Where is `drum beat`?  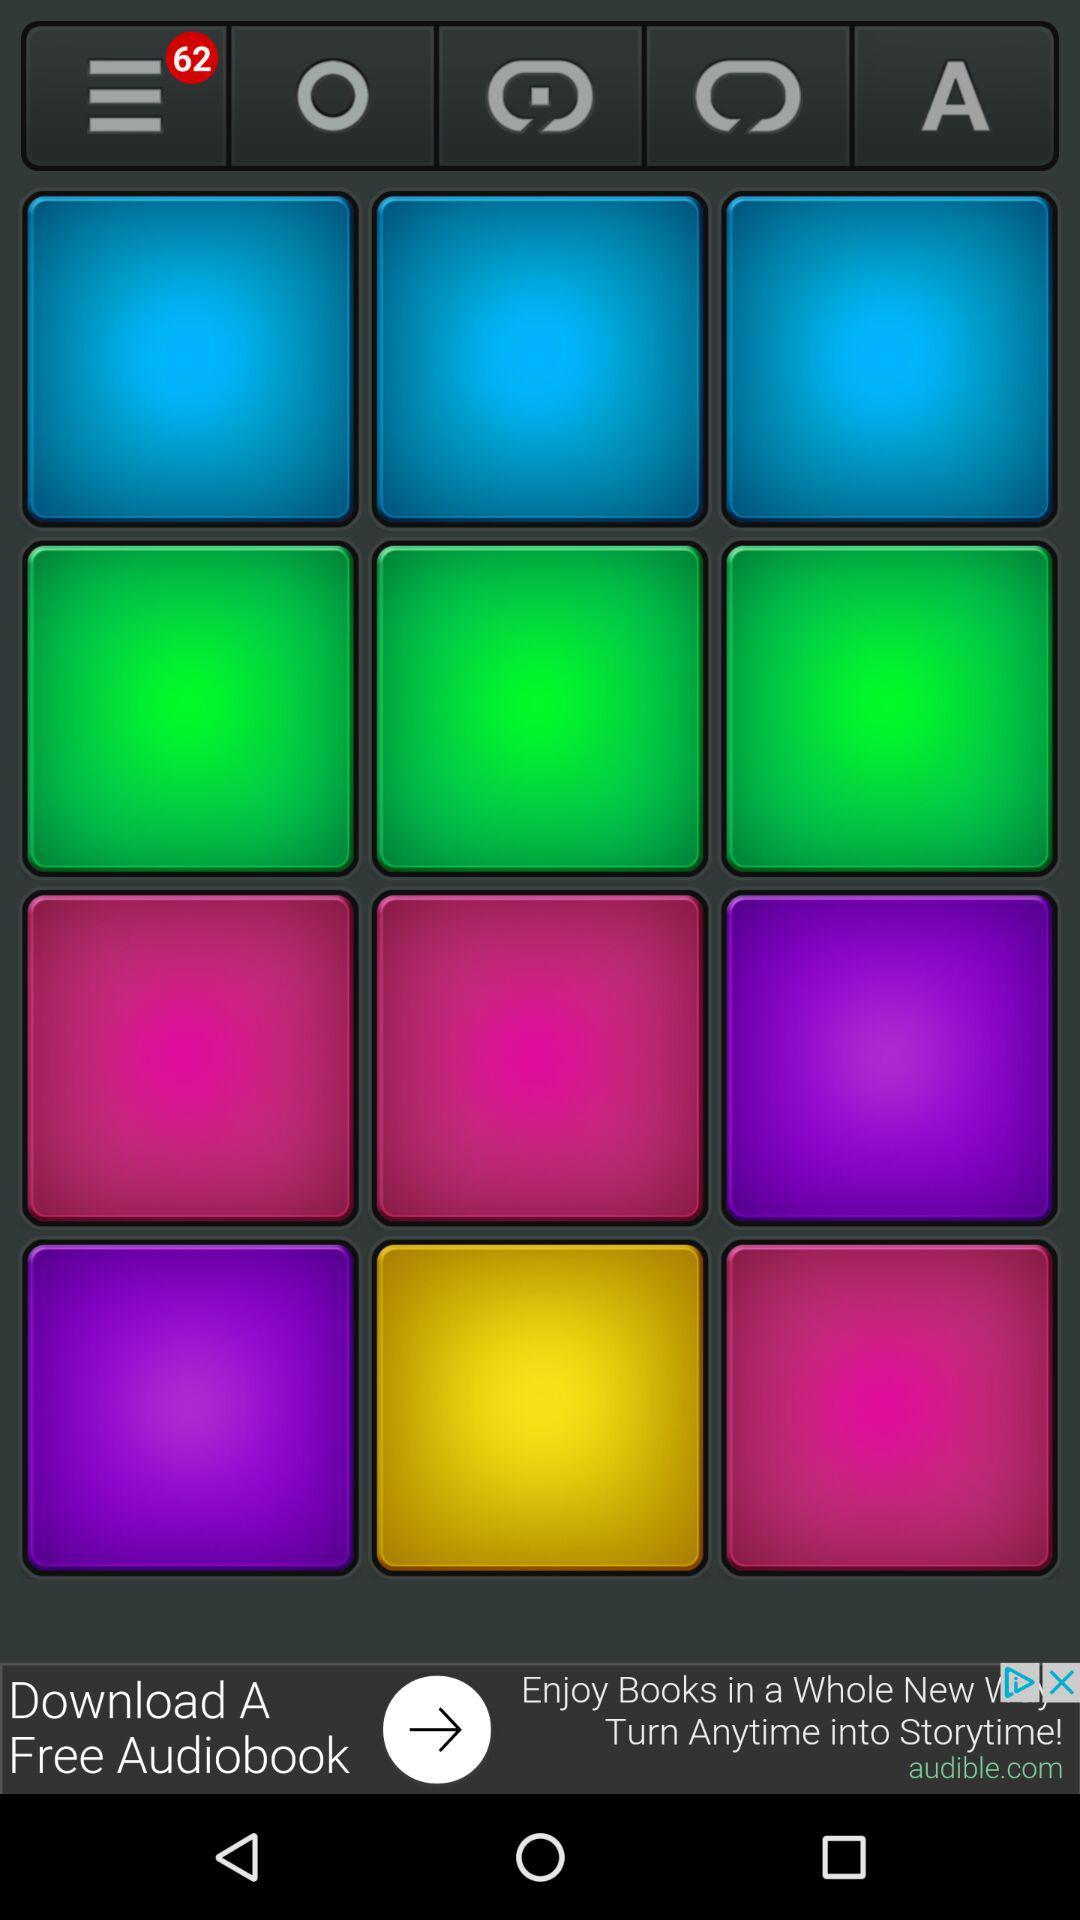 drum beat is located at coordinates (888, 1406).